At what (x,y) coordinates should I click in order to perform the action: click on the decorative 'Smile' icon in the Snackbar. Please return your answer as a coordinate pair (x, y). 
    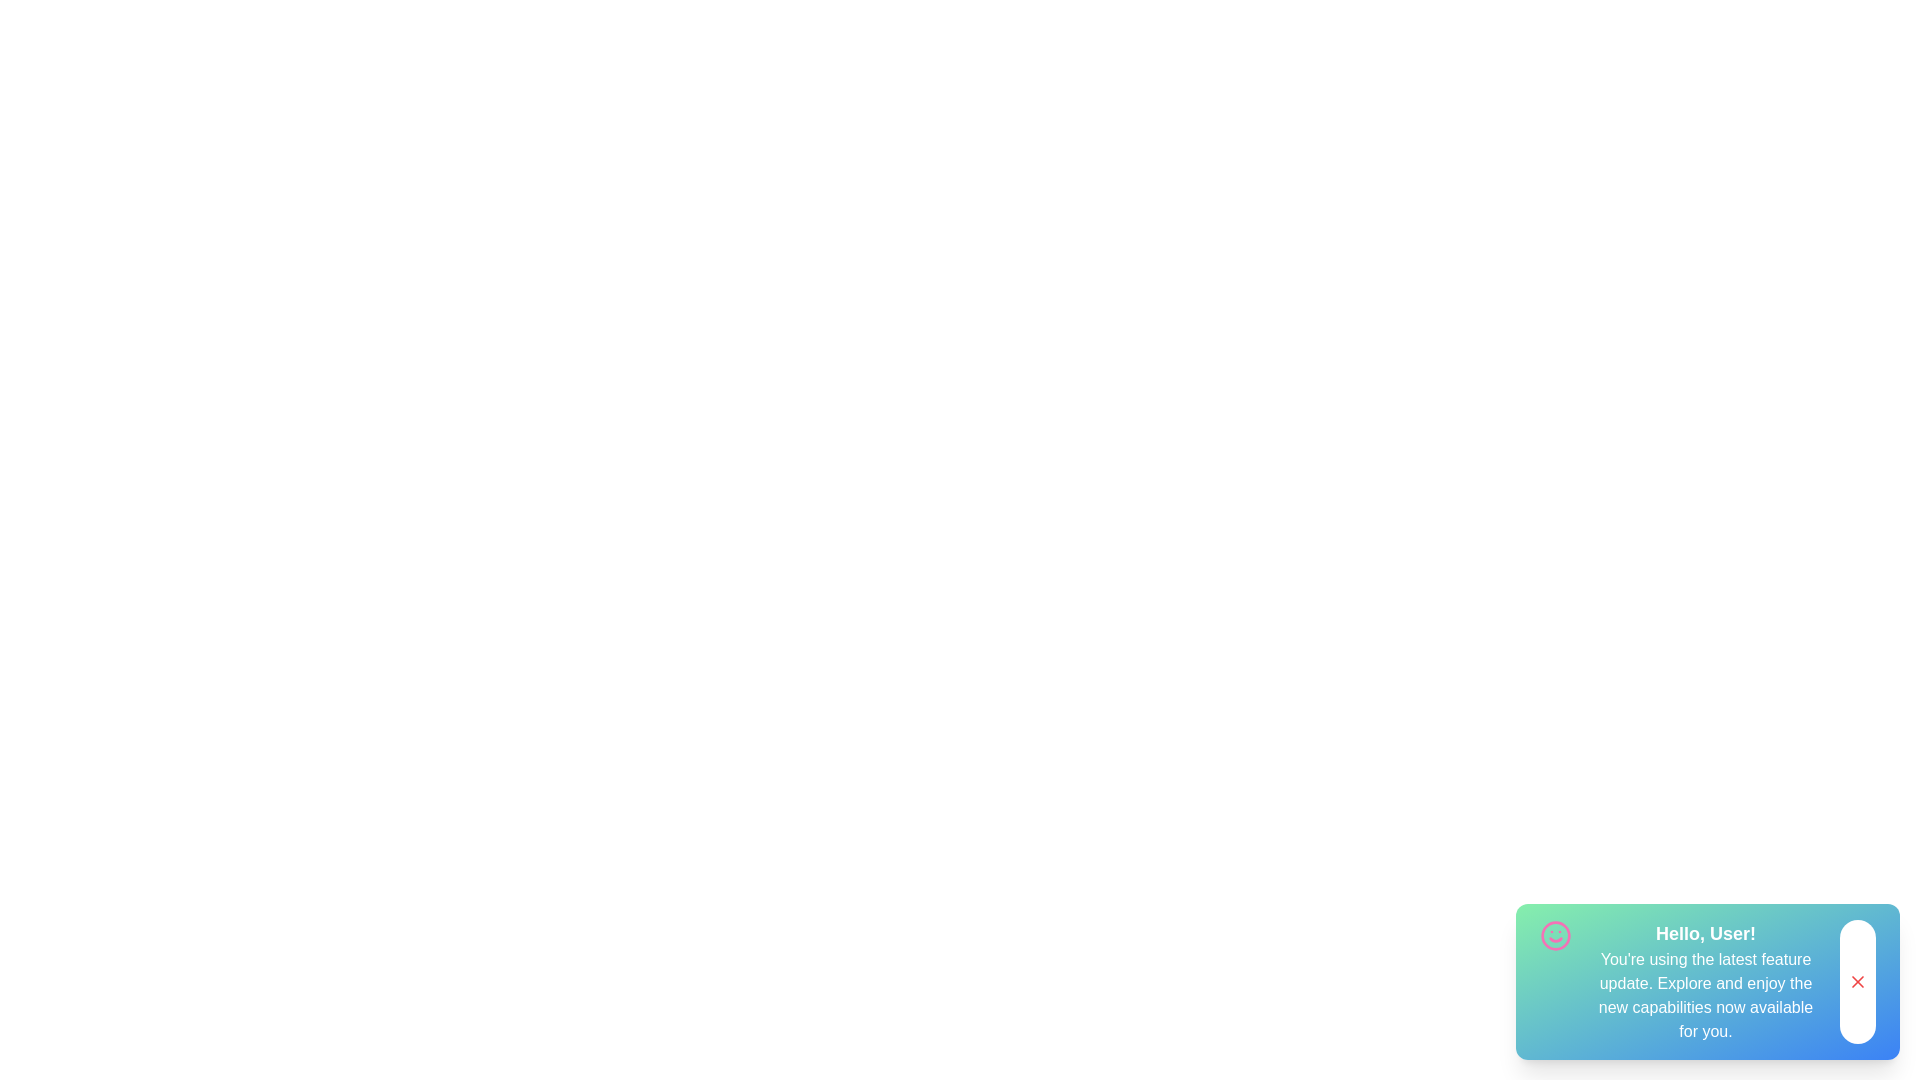
    Looking at the image, I should click on (1554, 936).